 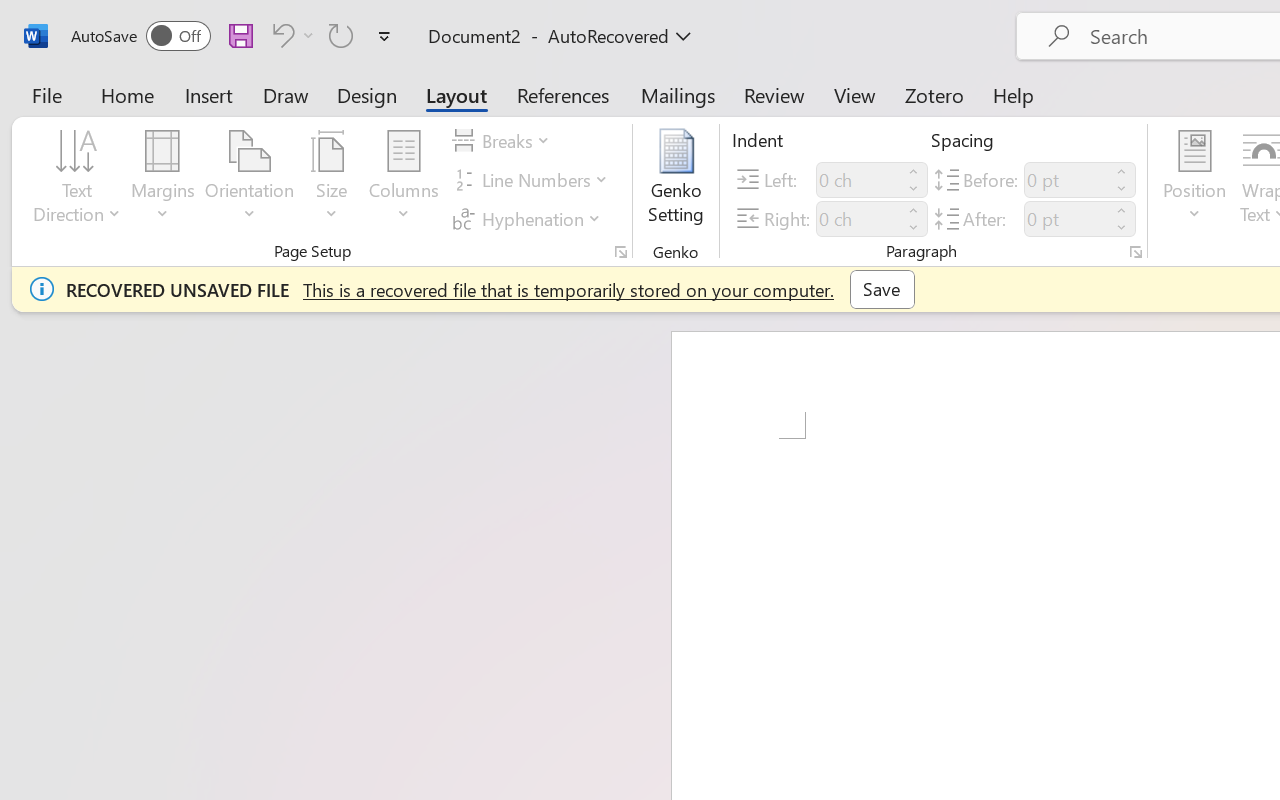 What do you see at coordinates (1136, 251) in the screenshot?
I see `'Paragraph...'` at bounding box center [1136, 251].